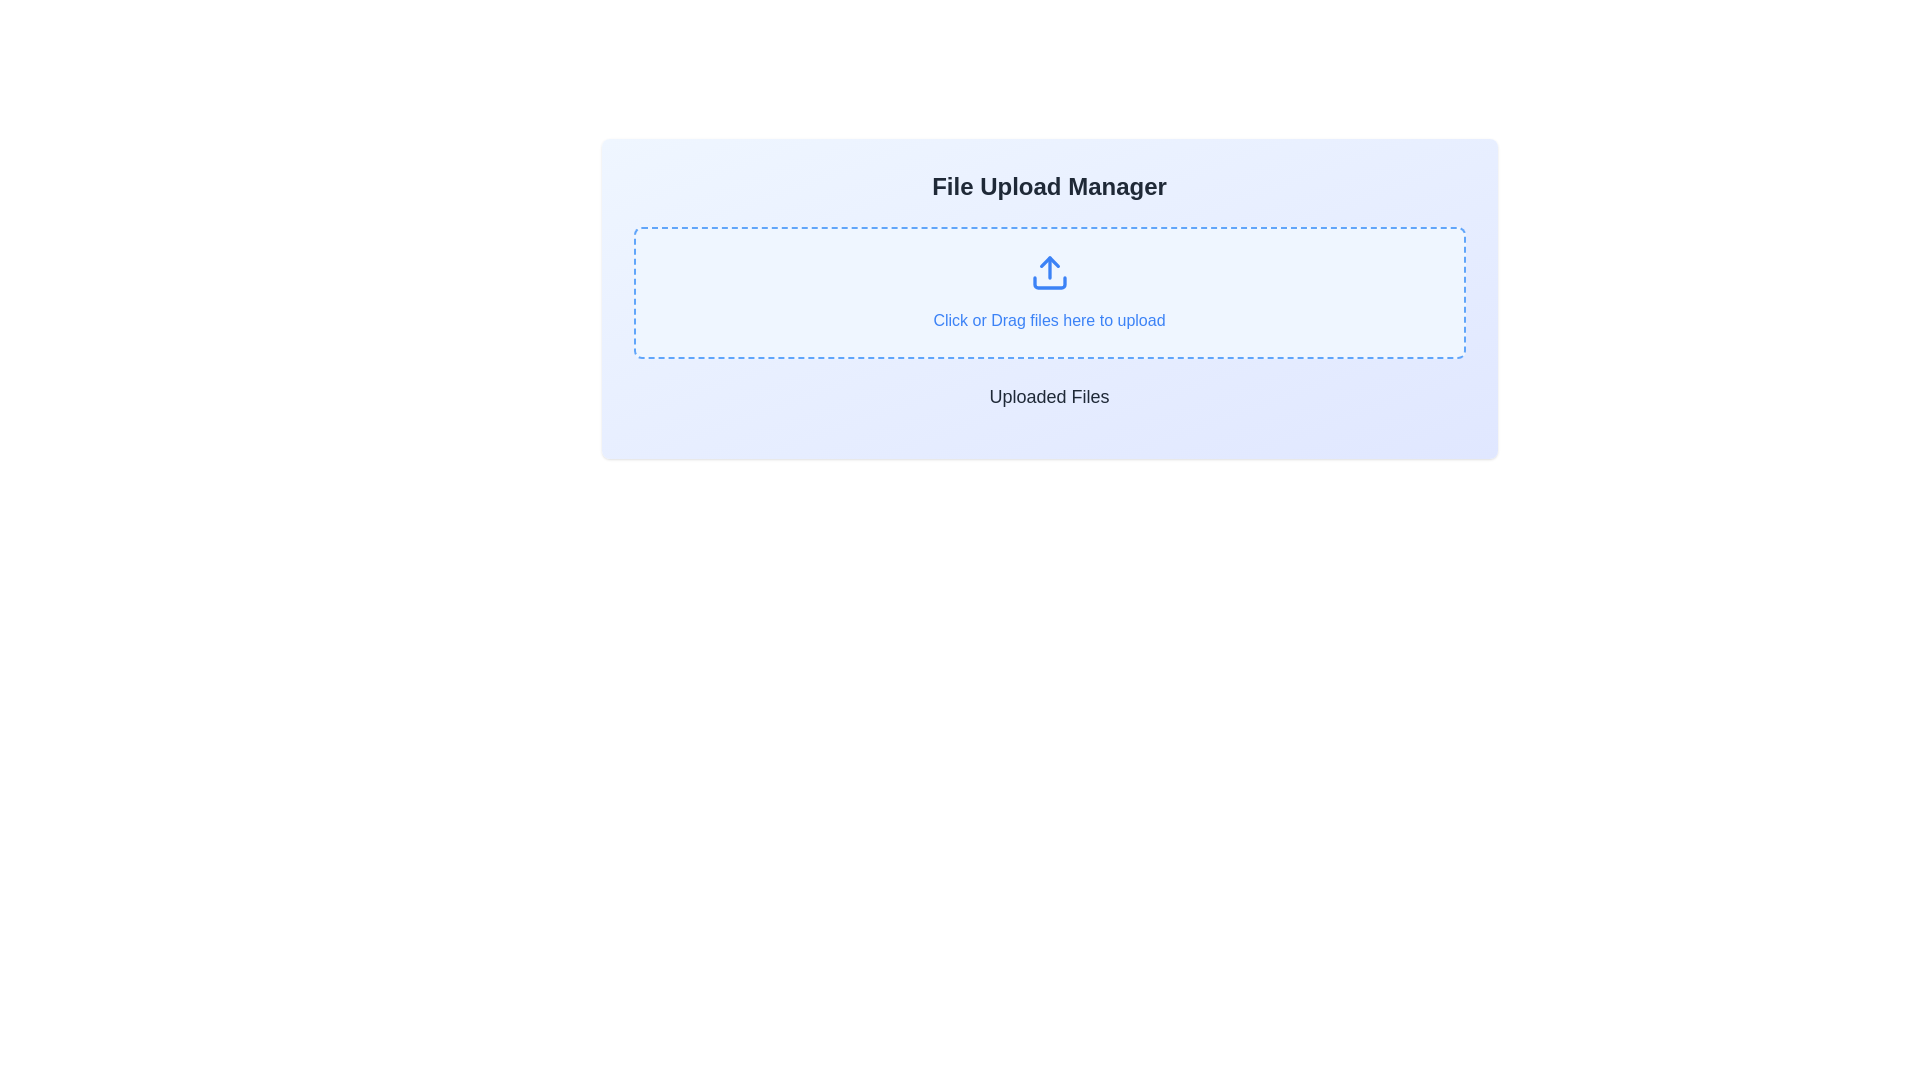 The image size is (1920, 1080). Describe the element at coordinates (1048, 273) in the screenshot. I see `the upward arrow icon, which is styled in blue and located within the file upload section` at that location.